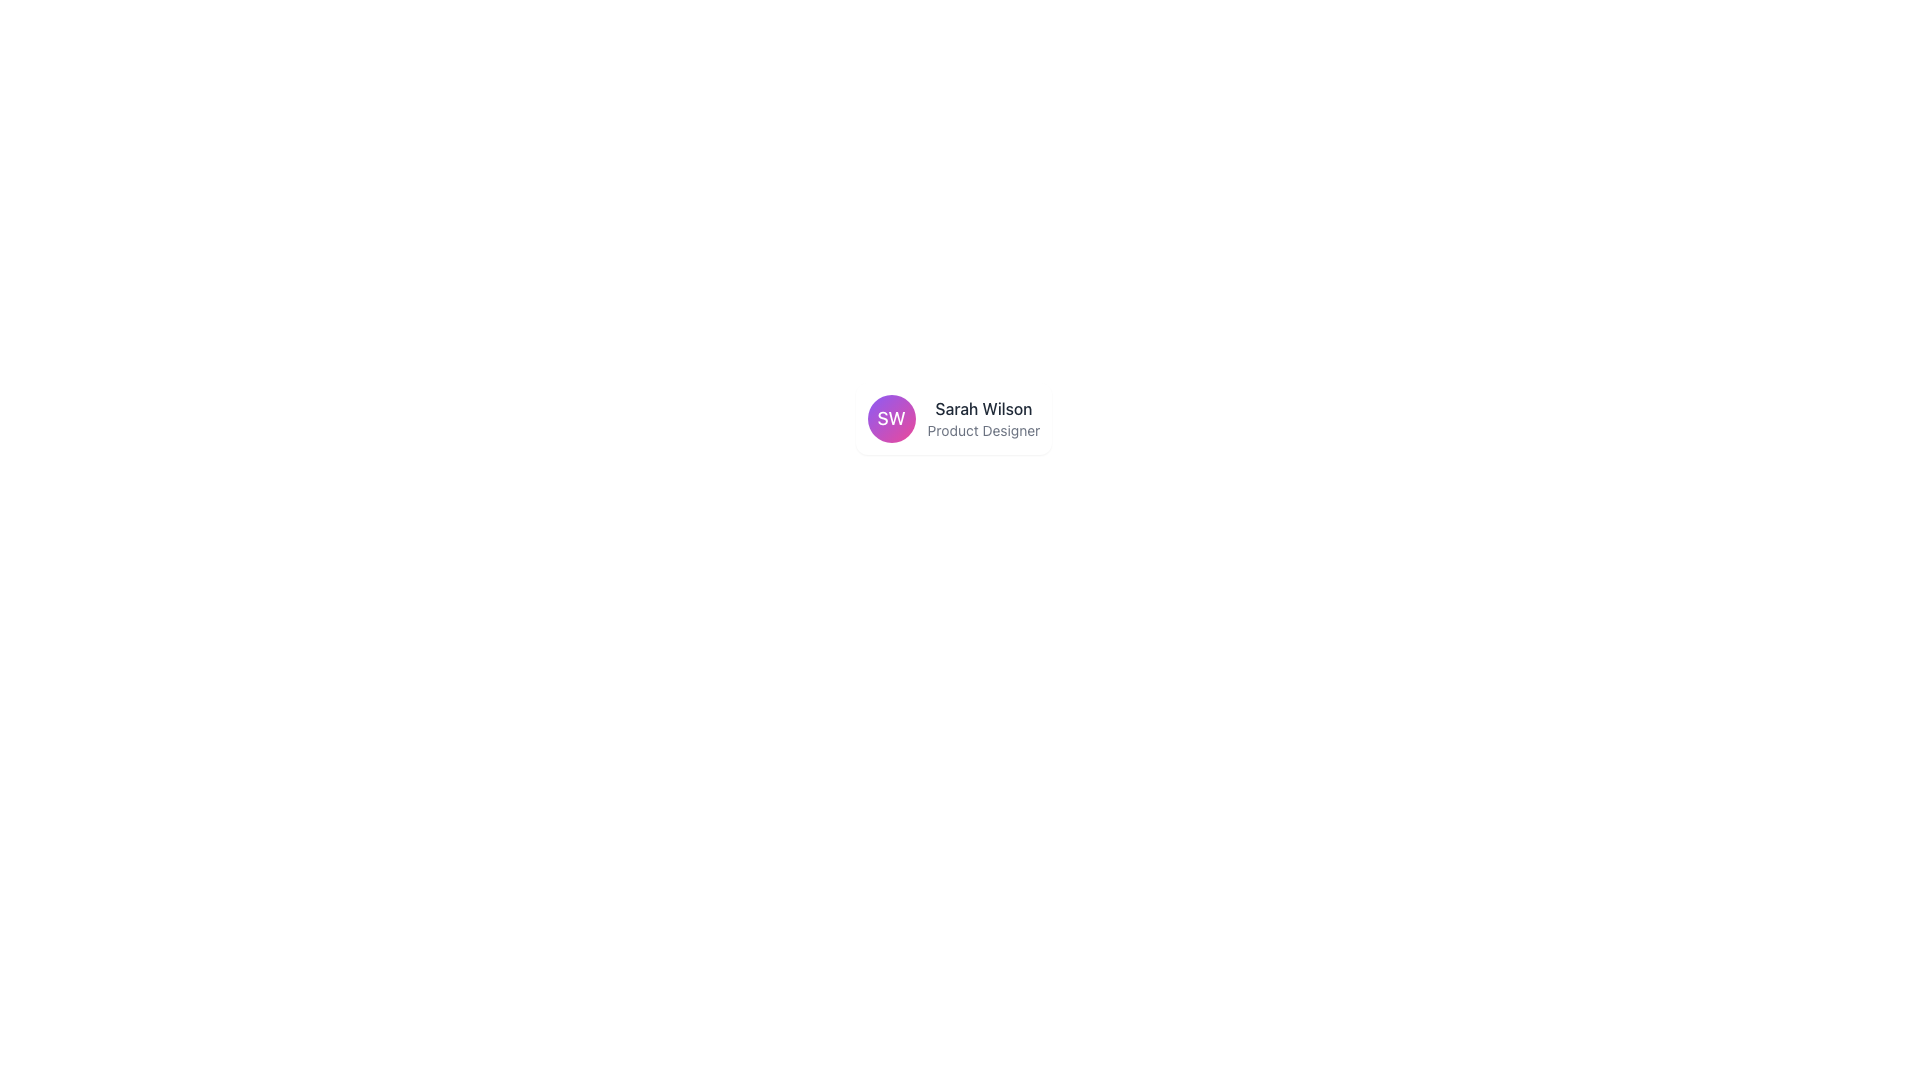 This screenshot has width=1920, height=1080. I want to click on the static text label displaying 'Sarah Wilson', which is the first line of text in a minimalist profile section, so click(983, 407).